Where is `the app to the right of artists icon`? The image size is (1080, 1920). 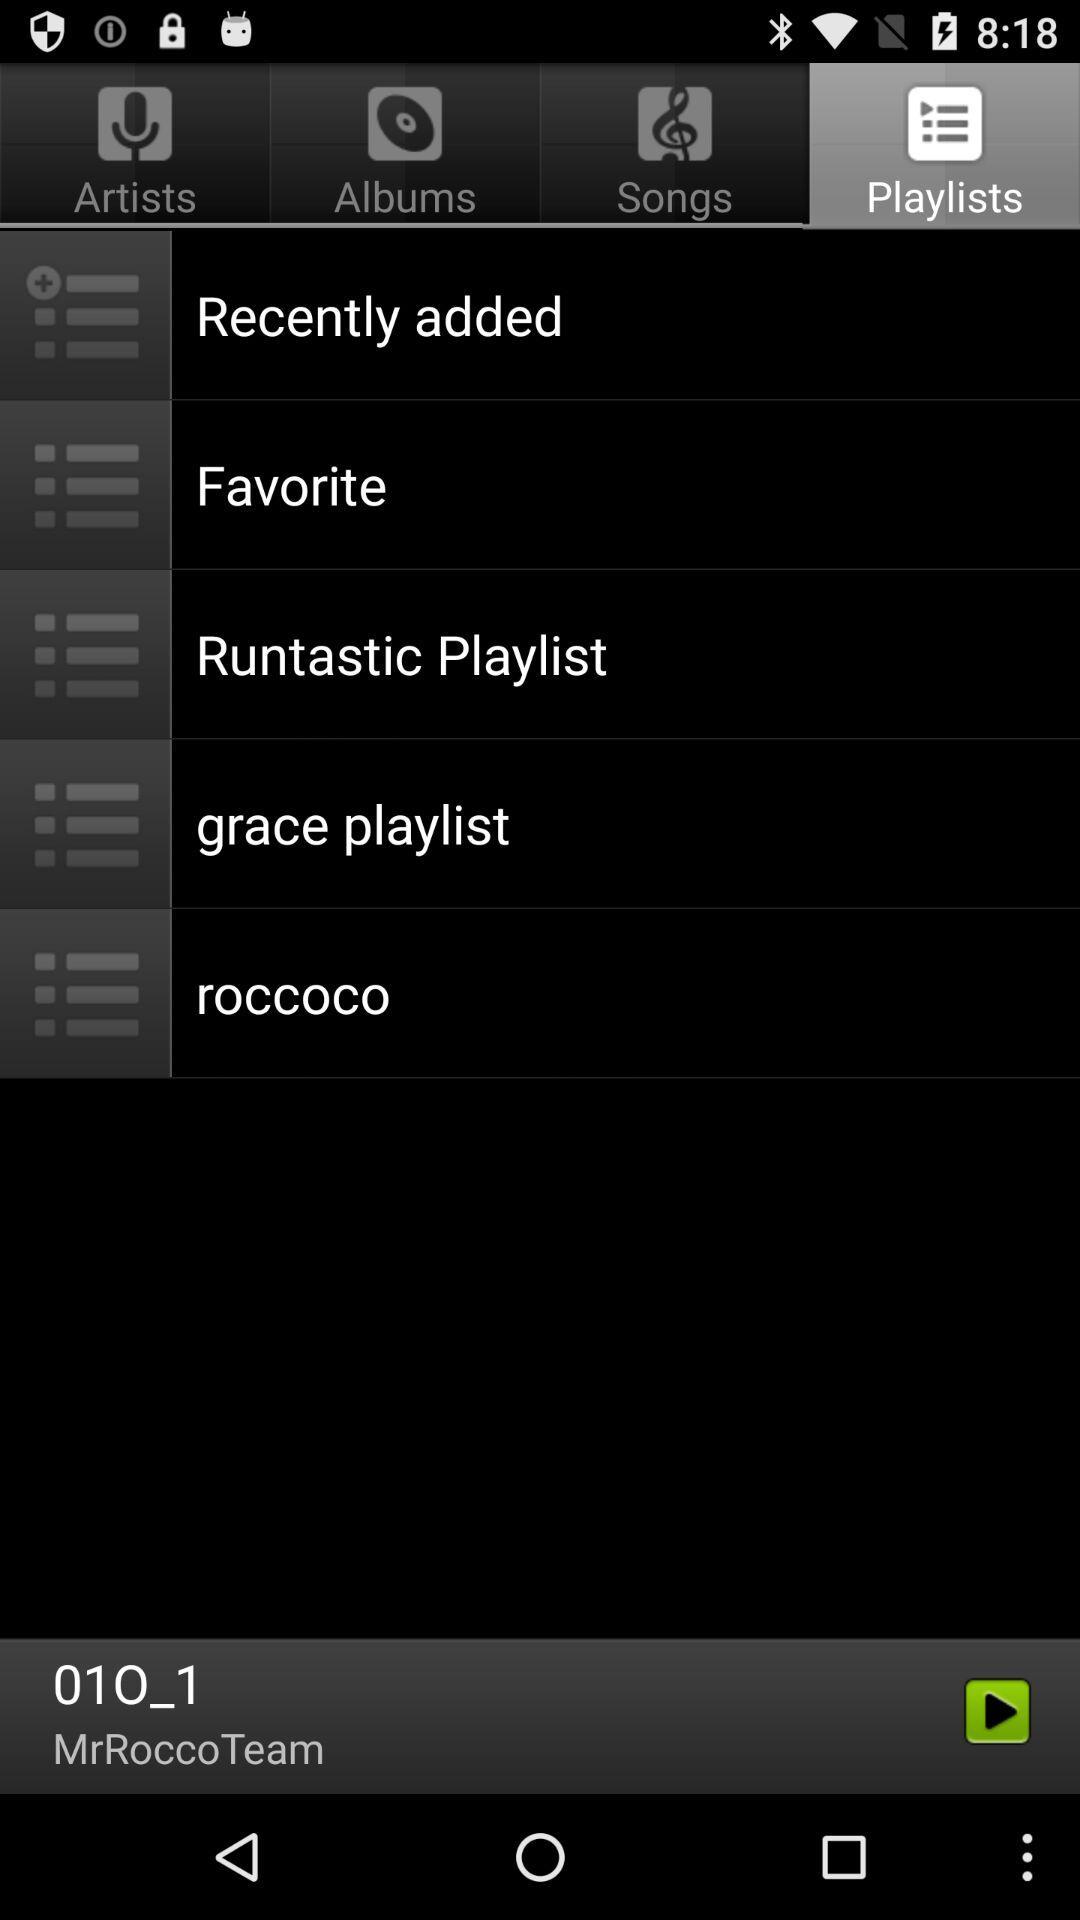
the app to the right of artists icon is located at coordinates (675, 146).